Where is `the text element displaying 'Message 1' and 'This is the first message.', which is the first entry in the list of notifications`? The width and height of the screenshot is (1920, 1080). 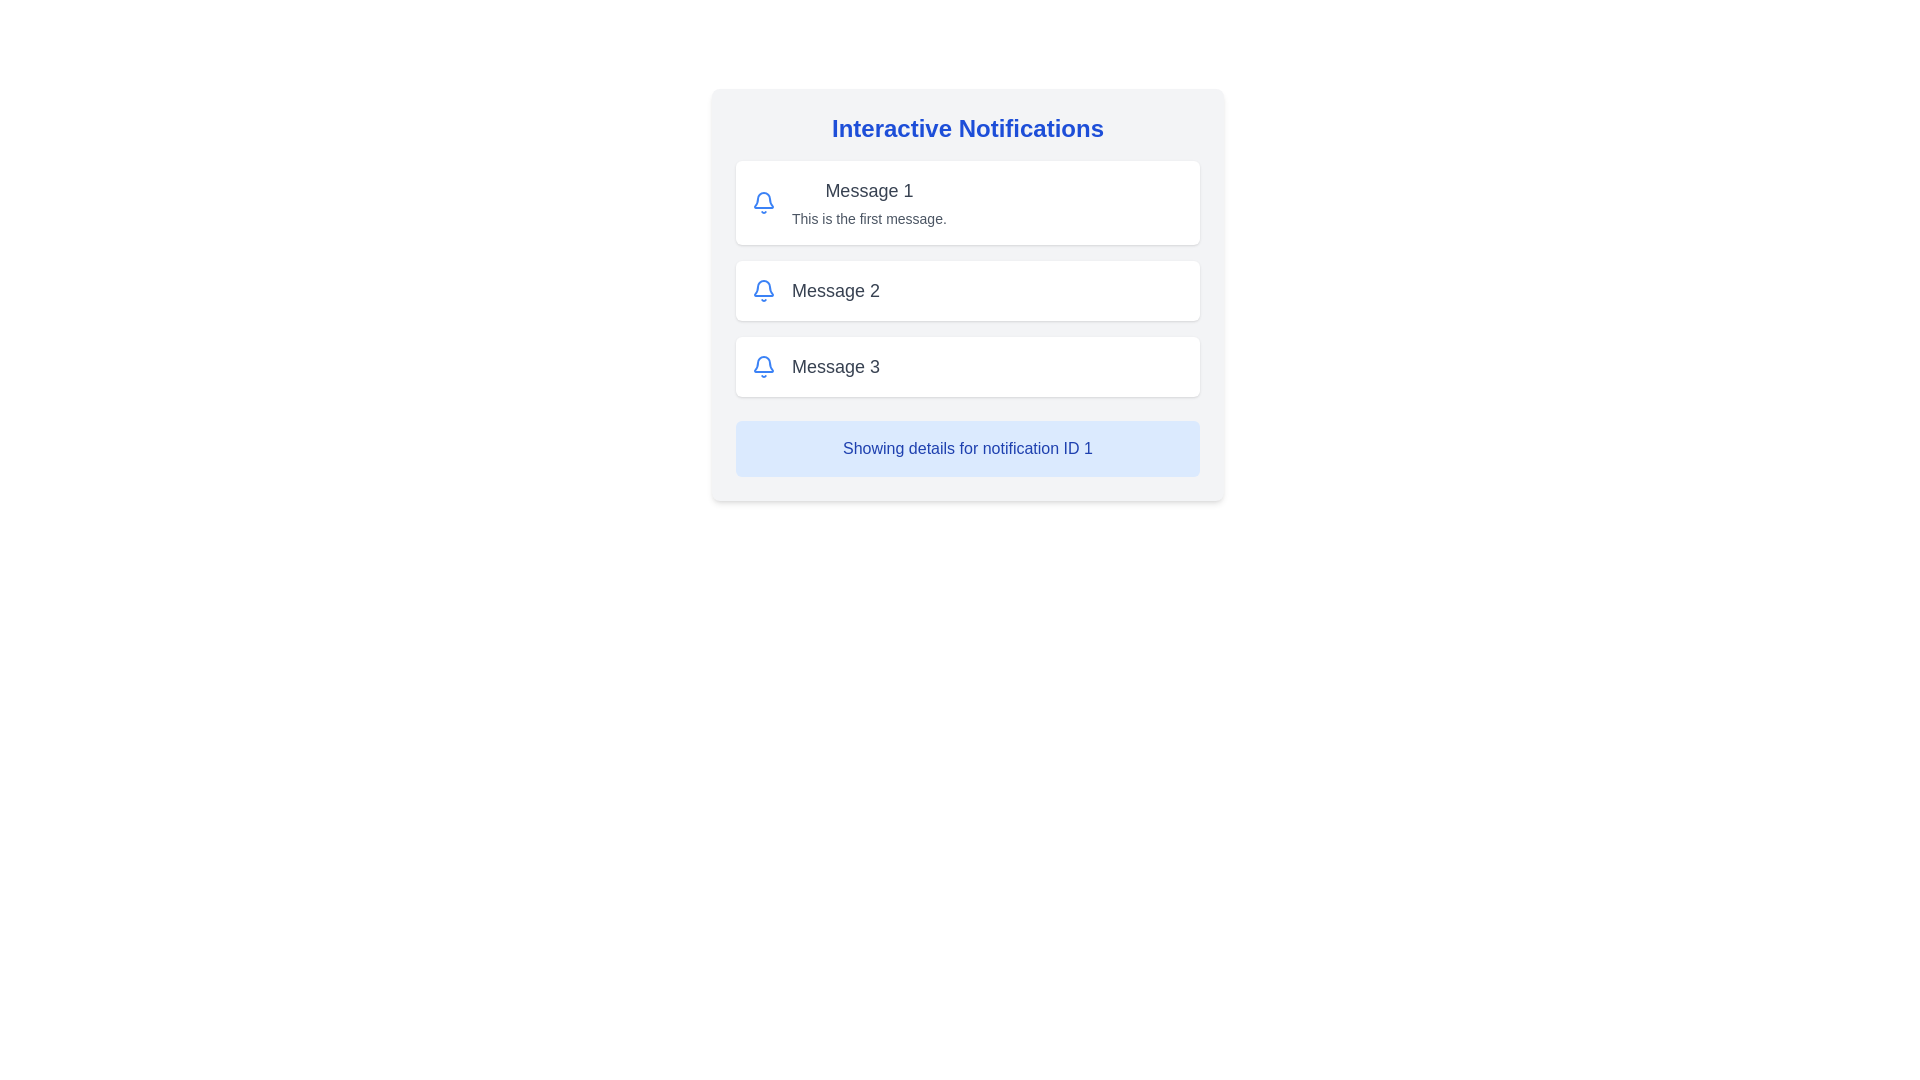
the text element displaying 'Message 1' and 'This is the first message.', which is the first entry in the list of notifications is located at coordinates (869, 203).